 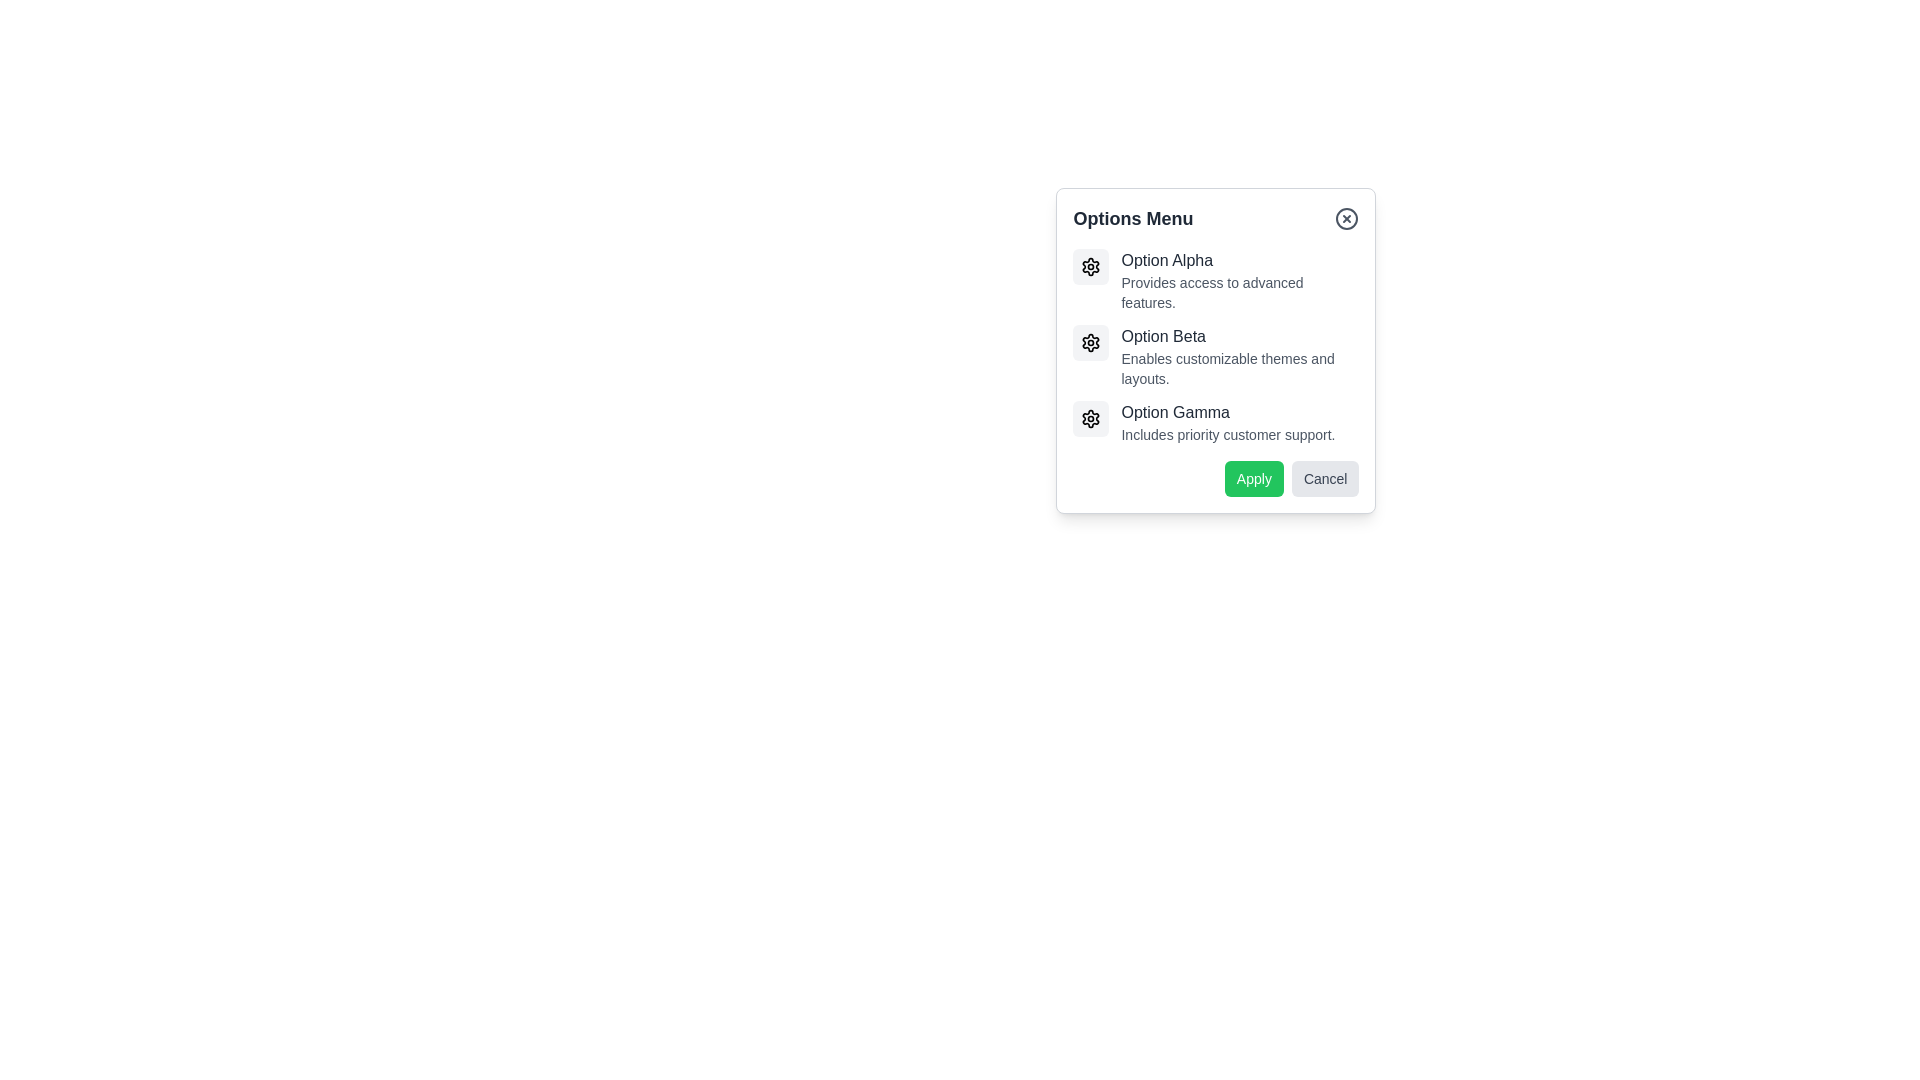 What do you see at coordinates (1215, 356) in the screenshot?
I see `description of the List item labeled 'Option Beta' which includes an icon resembling a gear and descriptive text about customizable themes and layouts` at bounding box center [1215, 356].